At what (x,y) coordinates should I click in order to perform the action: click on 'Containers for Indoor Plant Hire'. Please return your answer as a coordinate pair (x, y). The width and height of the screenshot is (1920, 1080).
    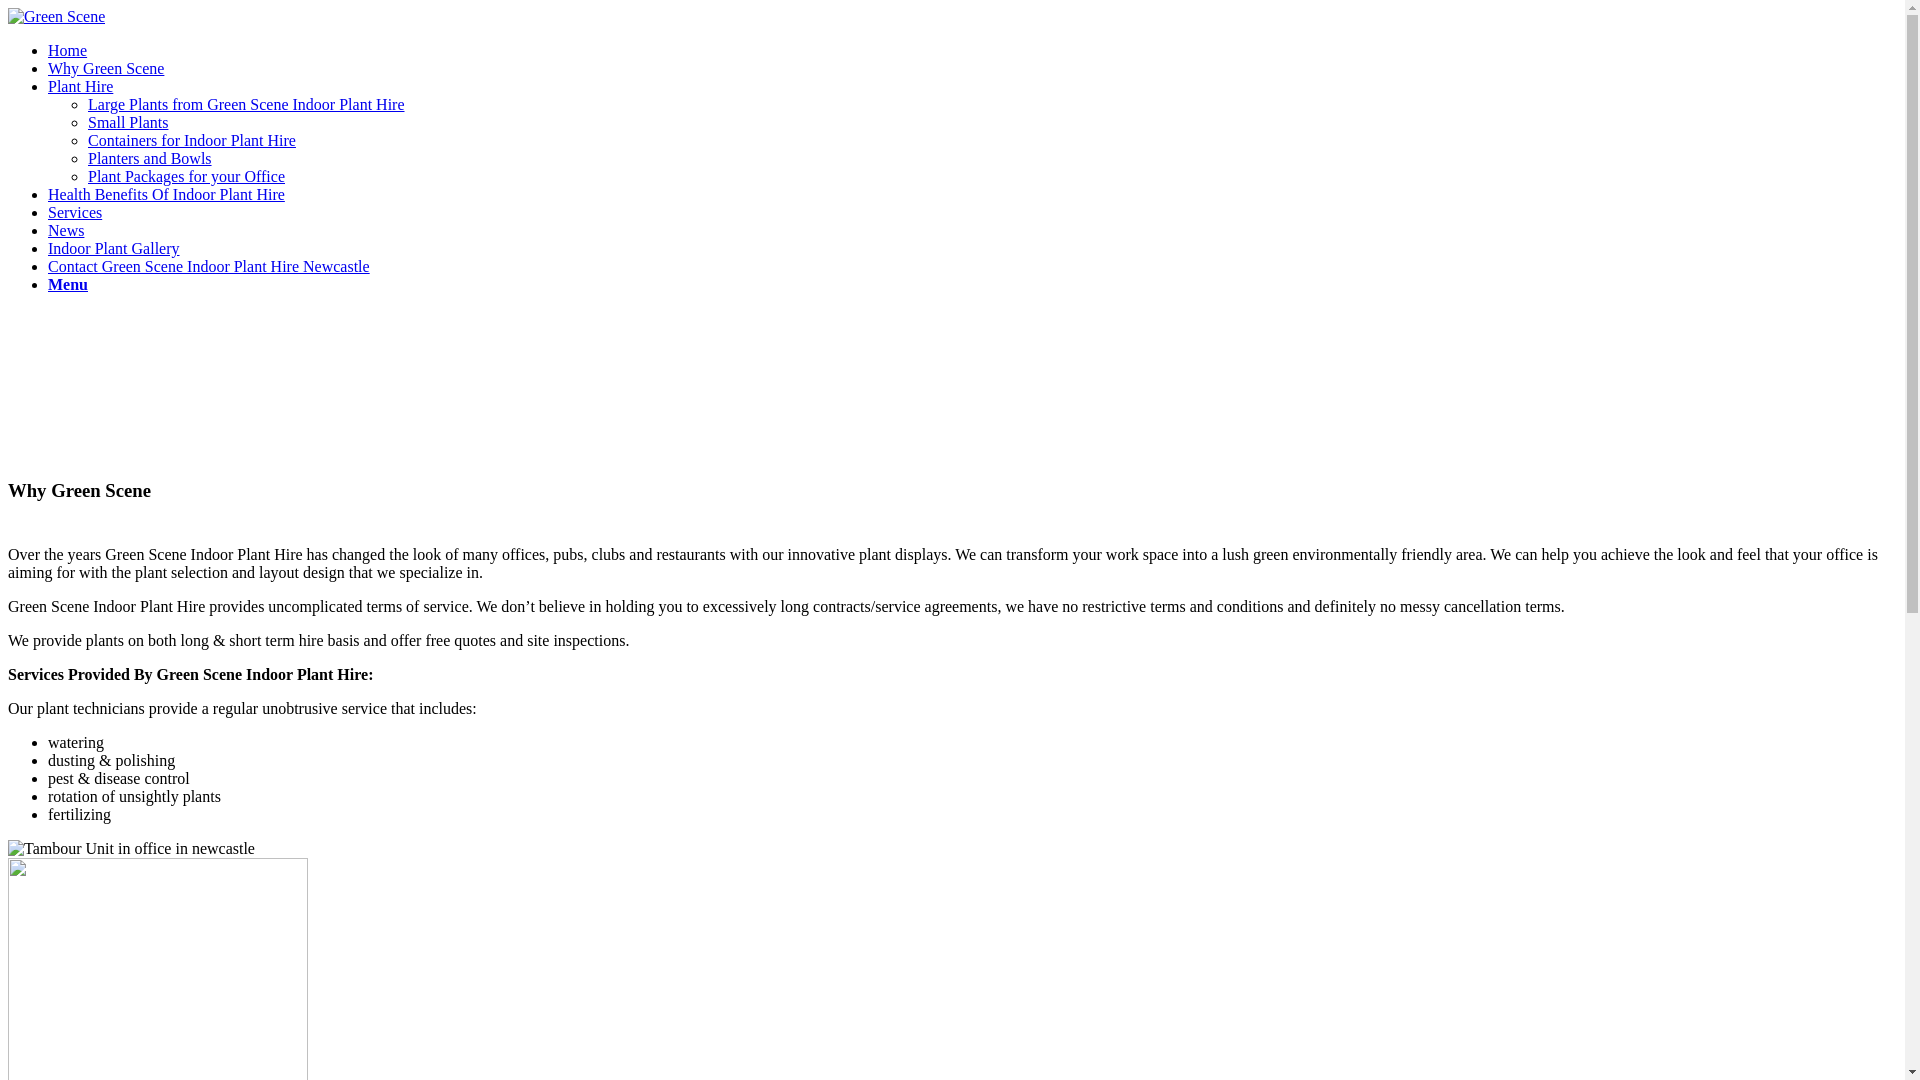
    Looking at the image, I should click on (192, 139).